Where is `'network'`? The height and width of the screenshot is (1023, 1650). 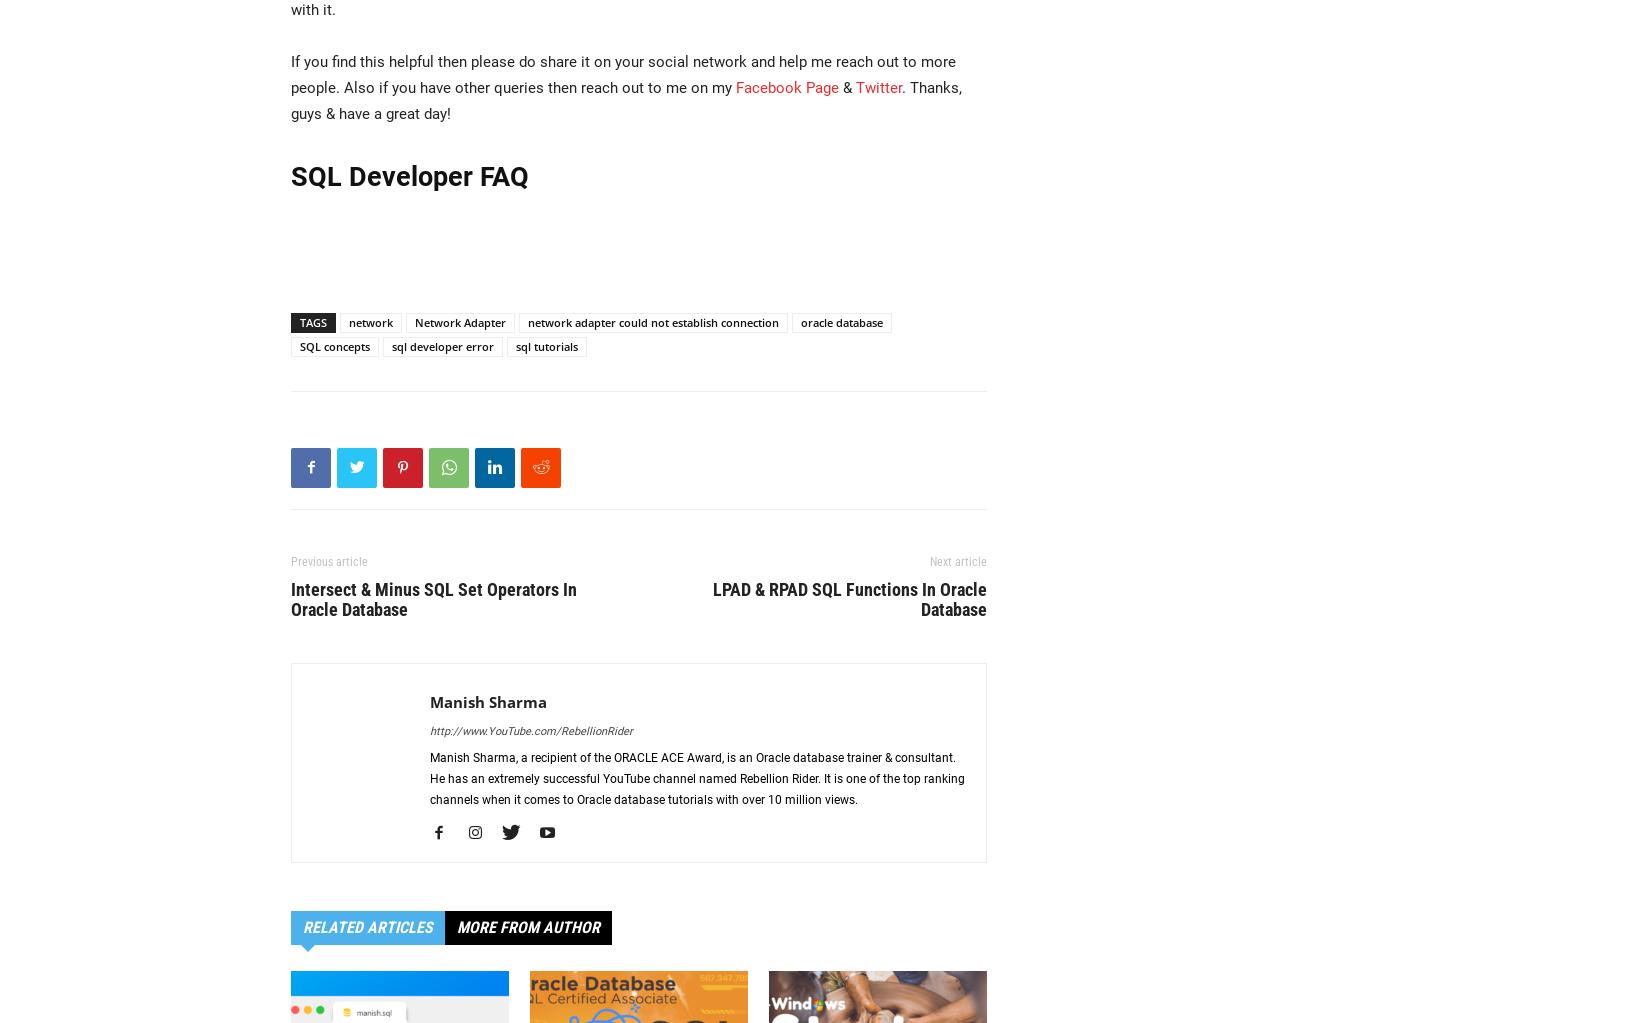
'network' is located at coordinates (370, 321).